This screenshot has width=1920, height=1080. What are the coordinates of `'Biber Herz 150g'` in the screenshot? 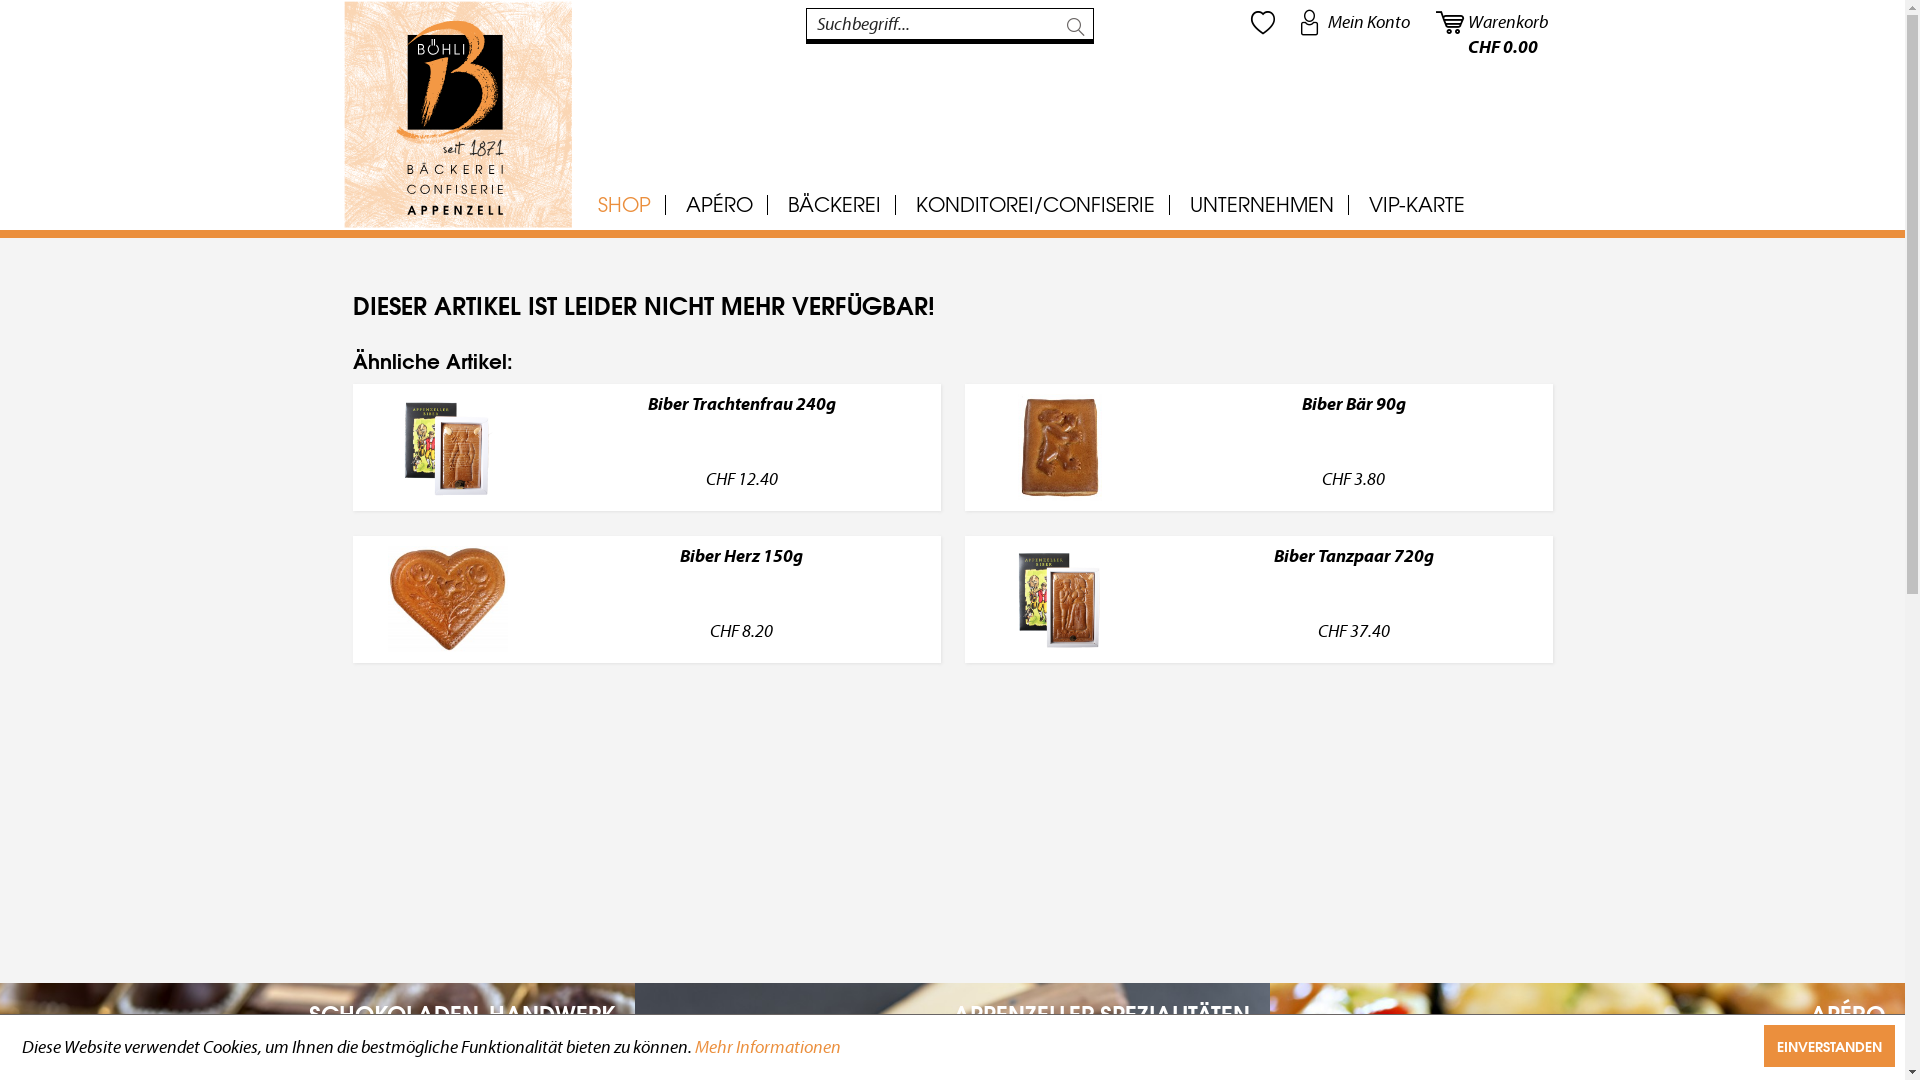 It's located at (741, 578).